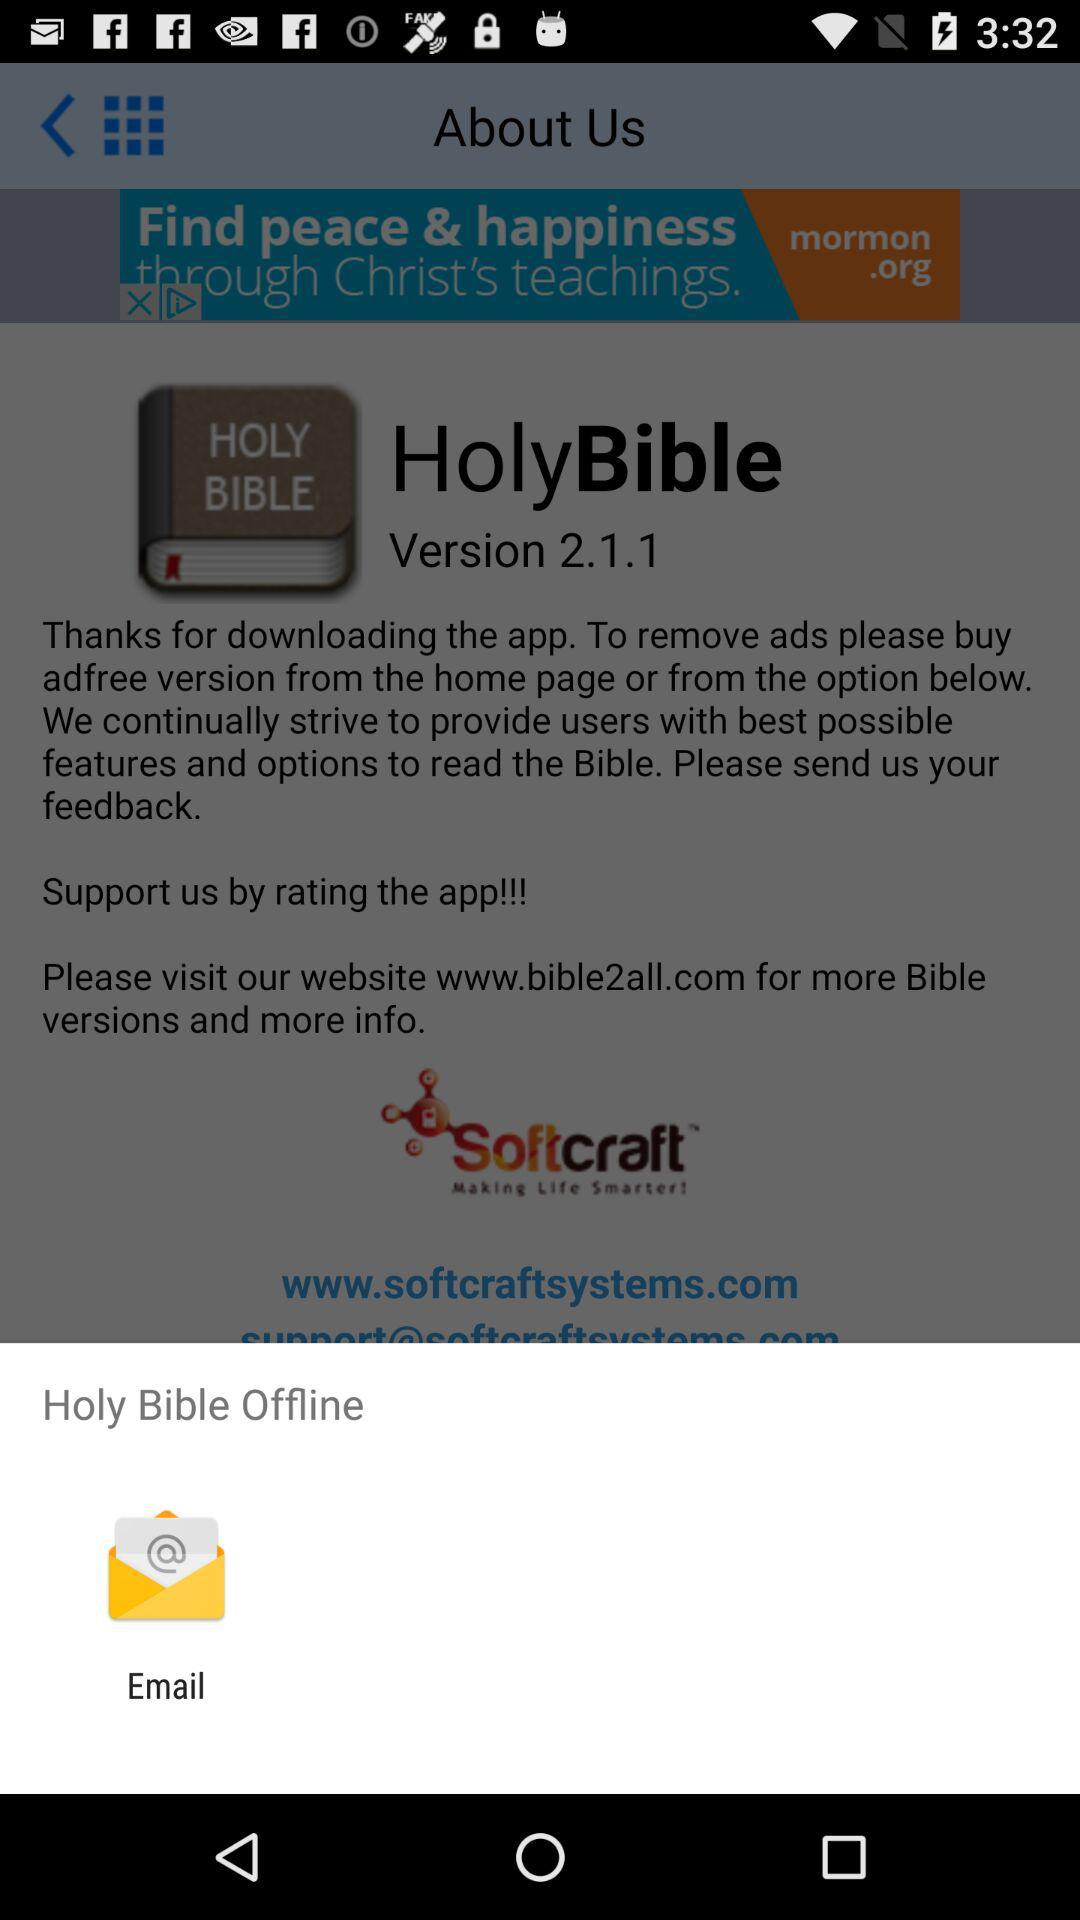 The height and width of the screenshot is (1920, 1080). What do you see at coordinates (165, 1705) in the screenshot?
I see `the email icon` at bounding box center [165, 1705].